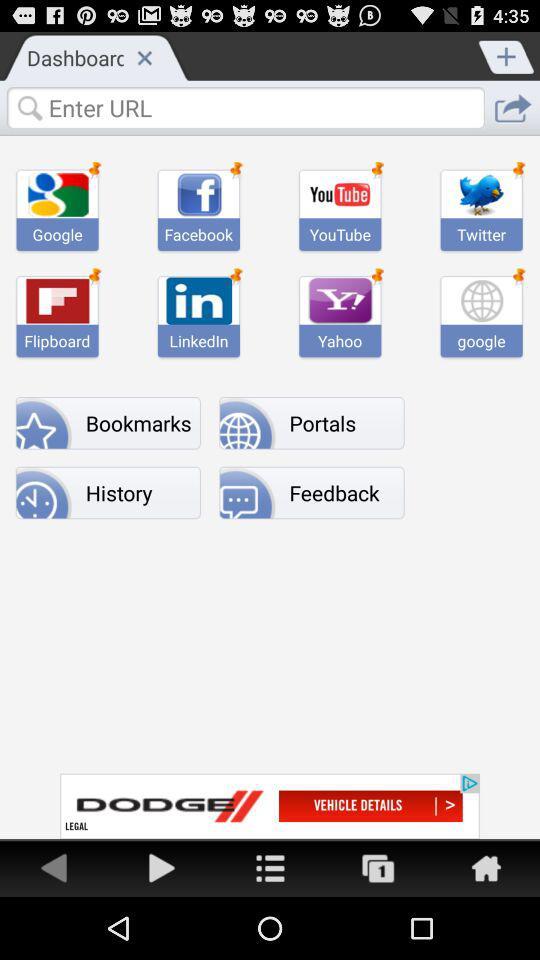 The width and height of the screenshot is (540, 960). What do you see at coordinates (143, 56) in the screenshot?
I see `the close button on the web page` at bounding box center [143, 56].